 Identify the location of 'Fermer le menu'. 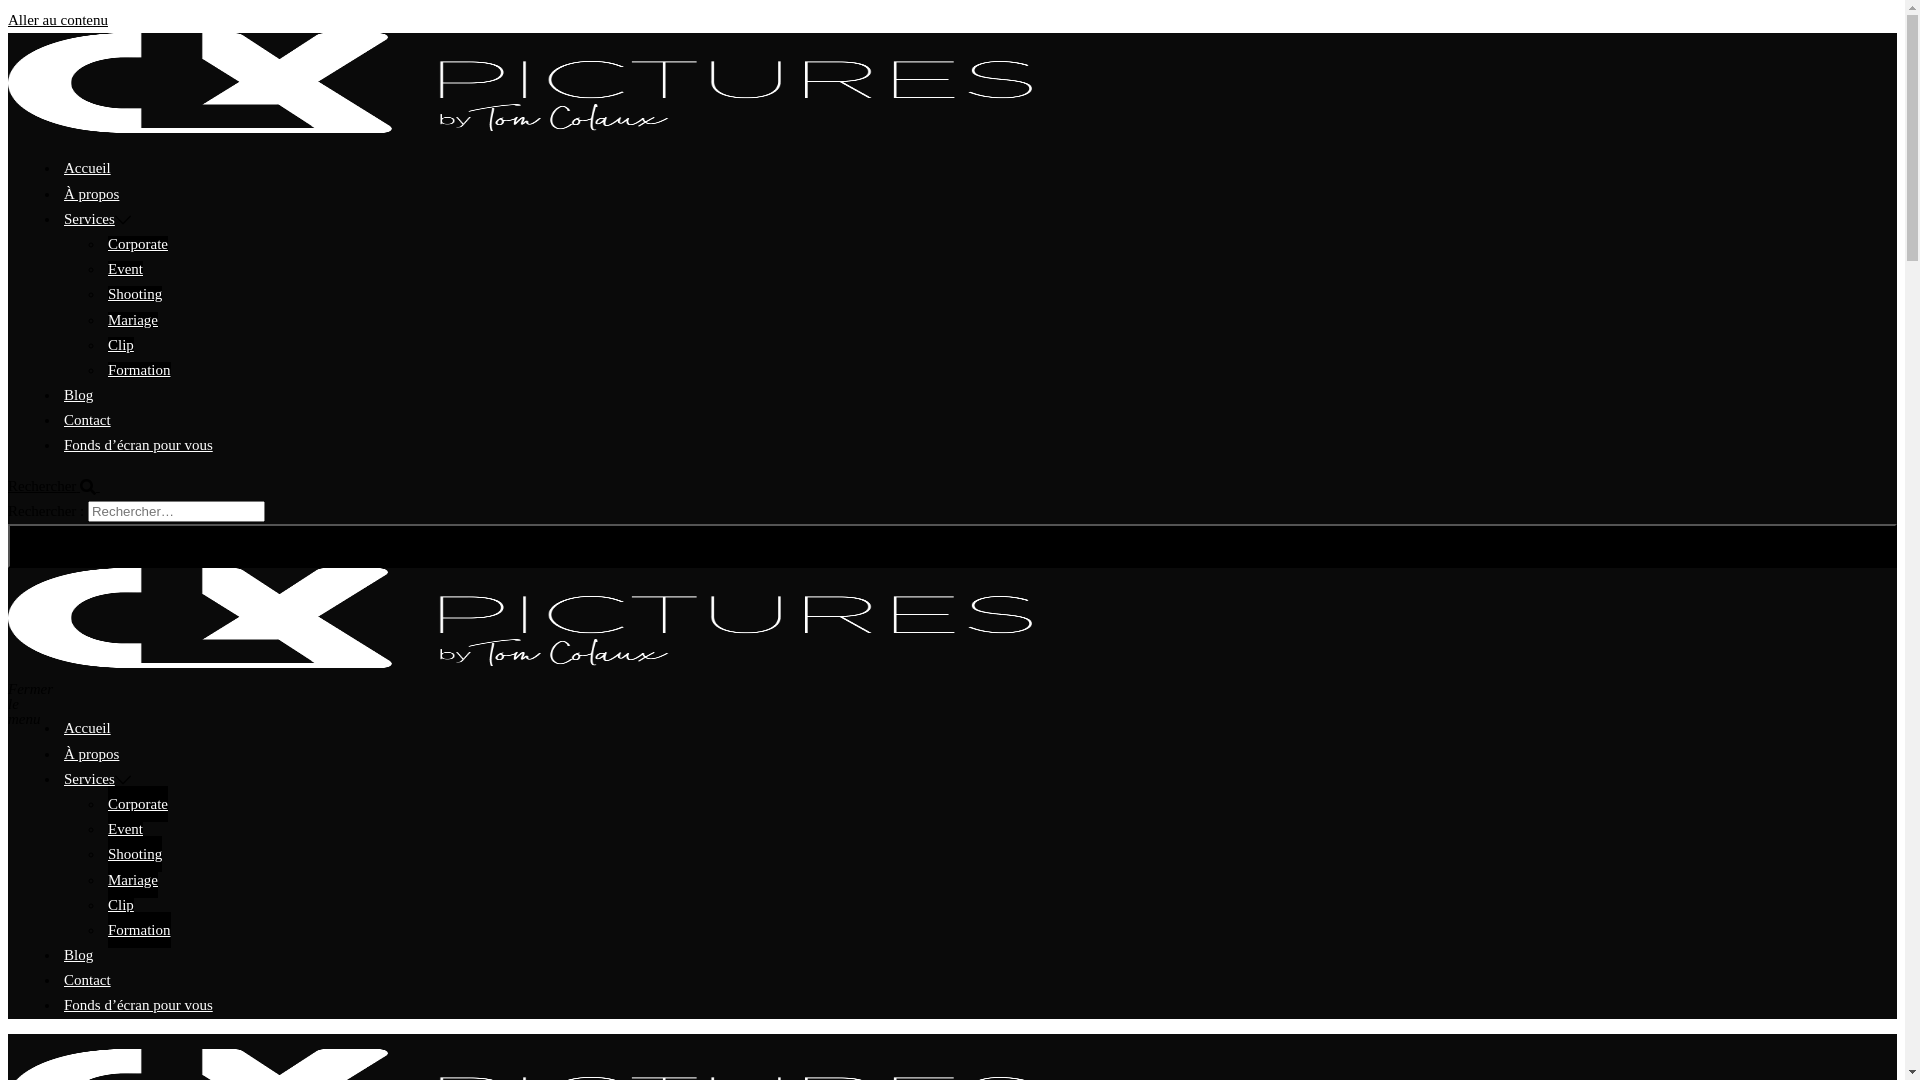
(15, 686).